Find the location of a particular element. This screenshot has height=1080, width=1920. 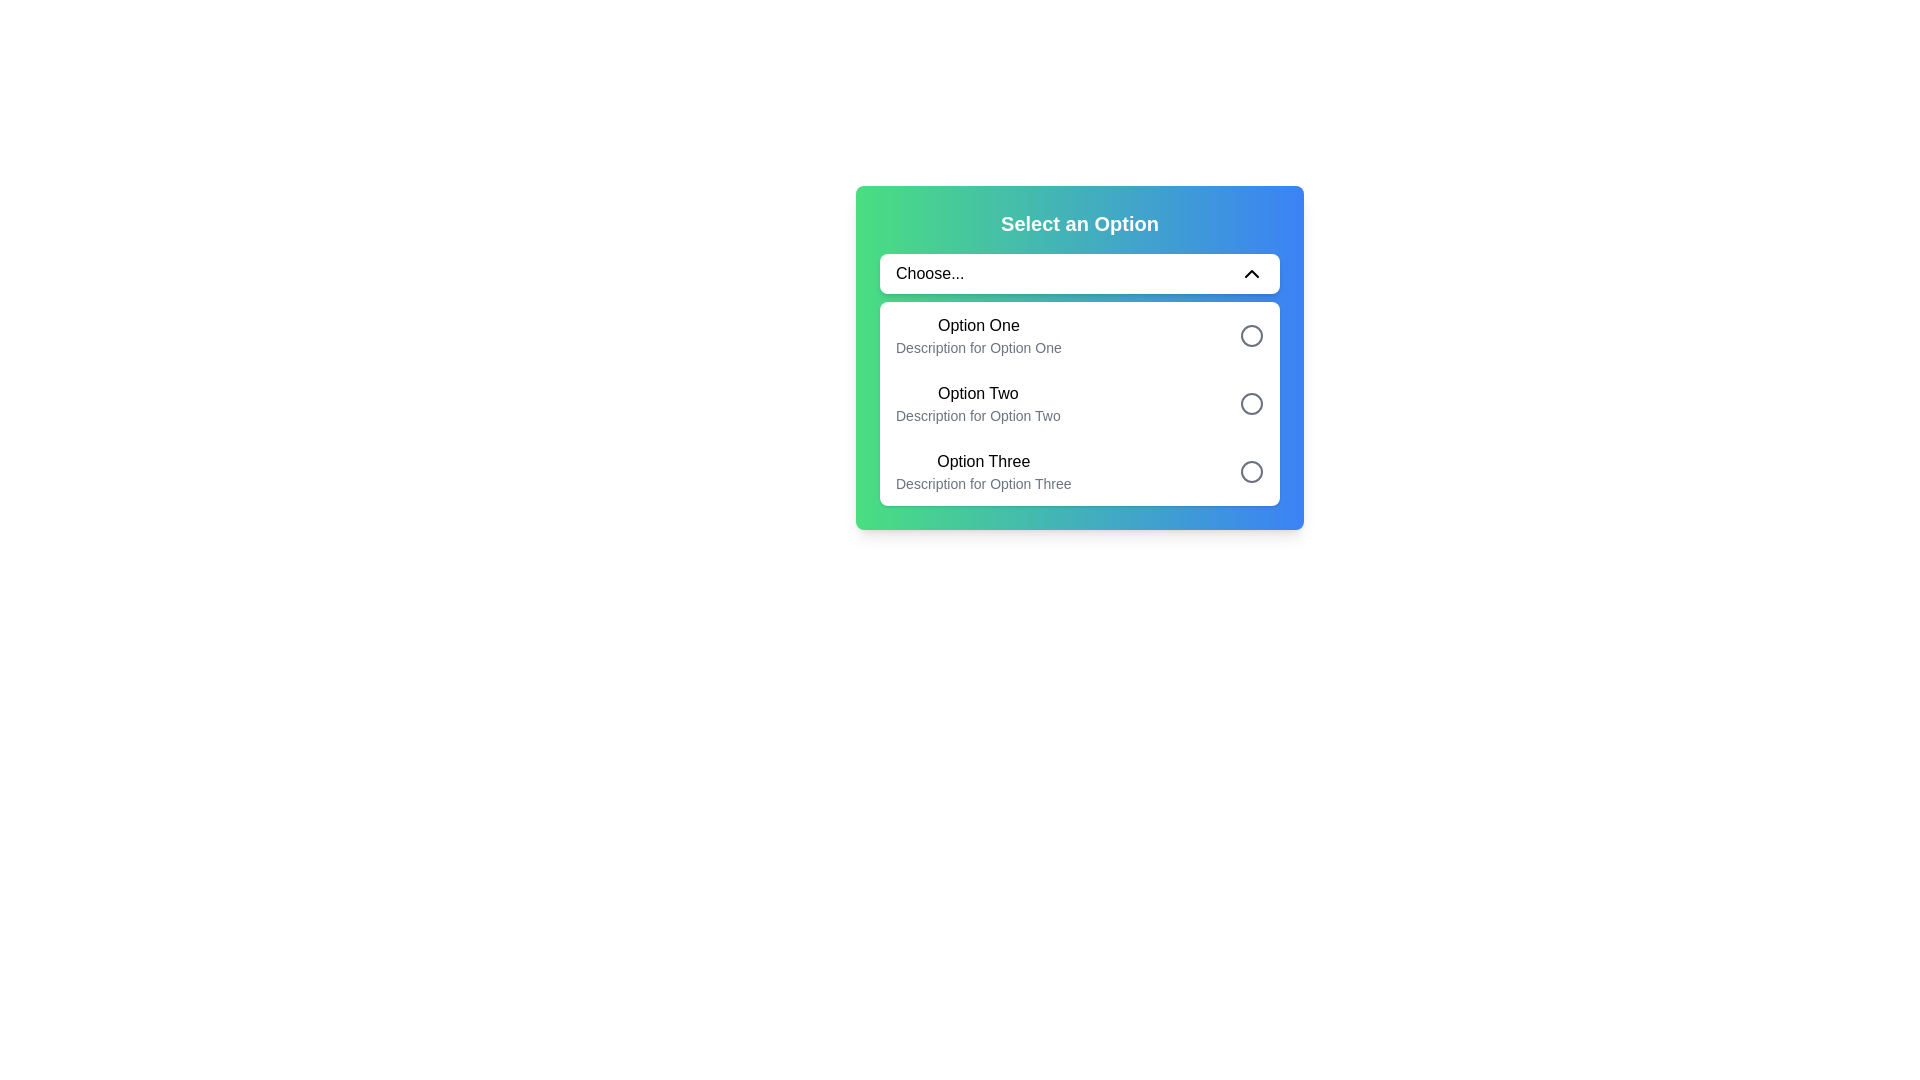

the text label reading 'Description for Option One', which is styled in a smaller gray font and positioned directly below the main label 'Option One' in the dropdown menu is located at coordinates (978, 346).